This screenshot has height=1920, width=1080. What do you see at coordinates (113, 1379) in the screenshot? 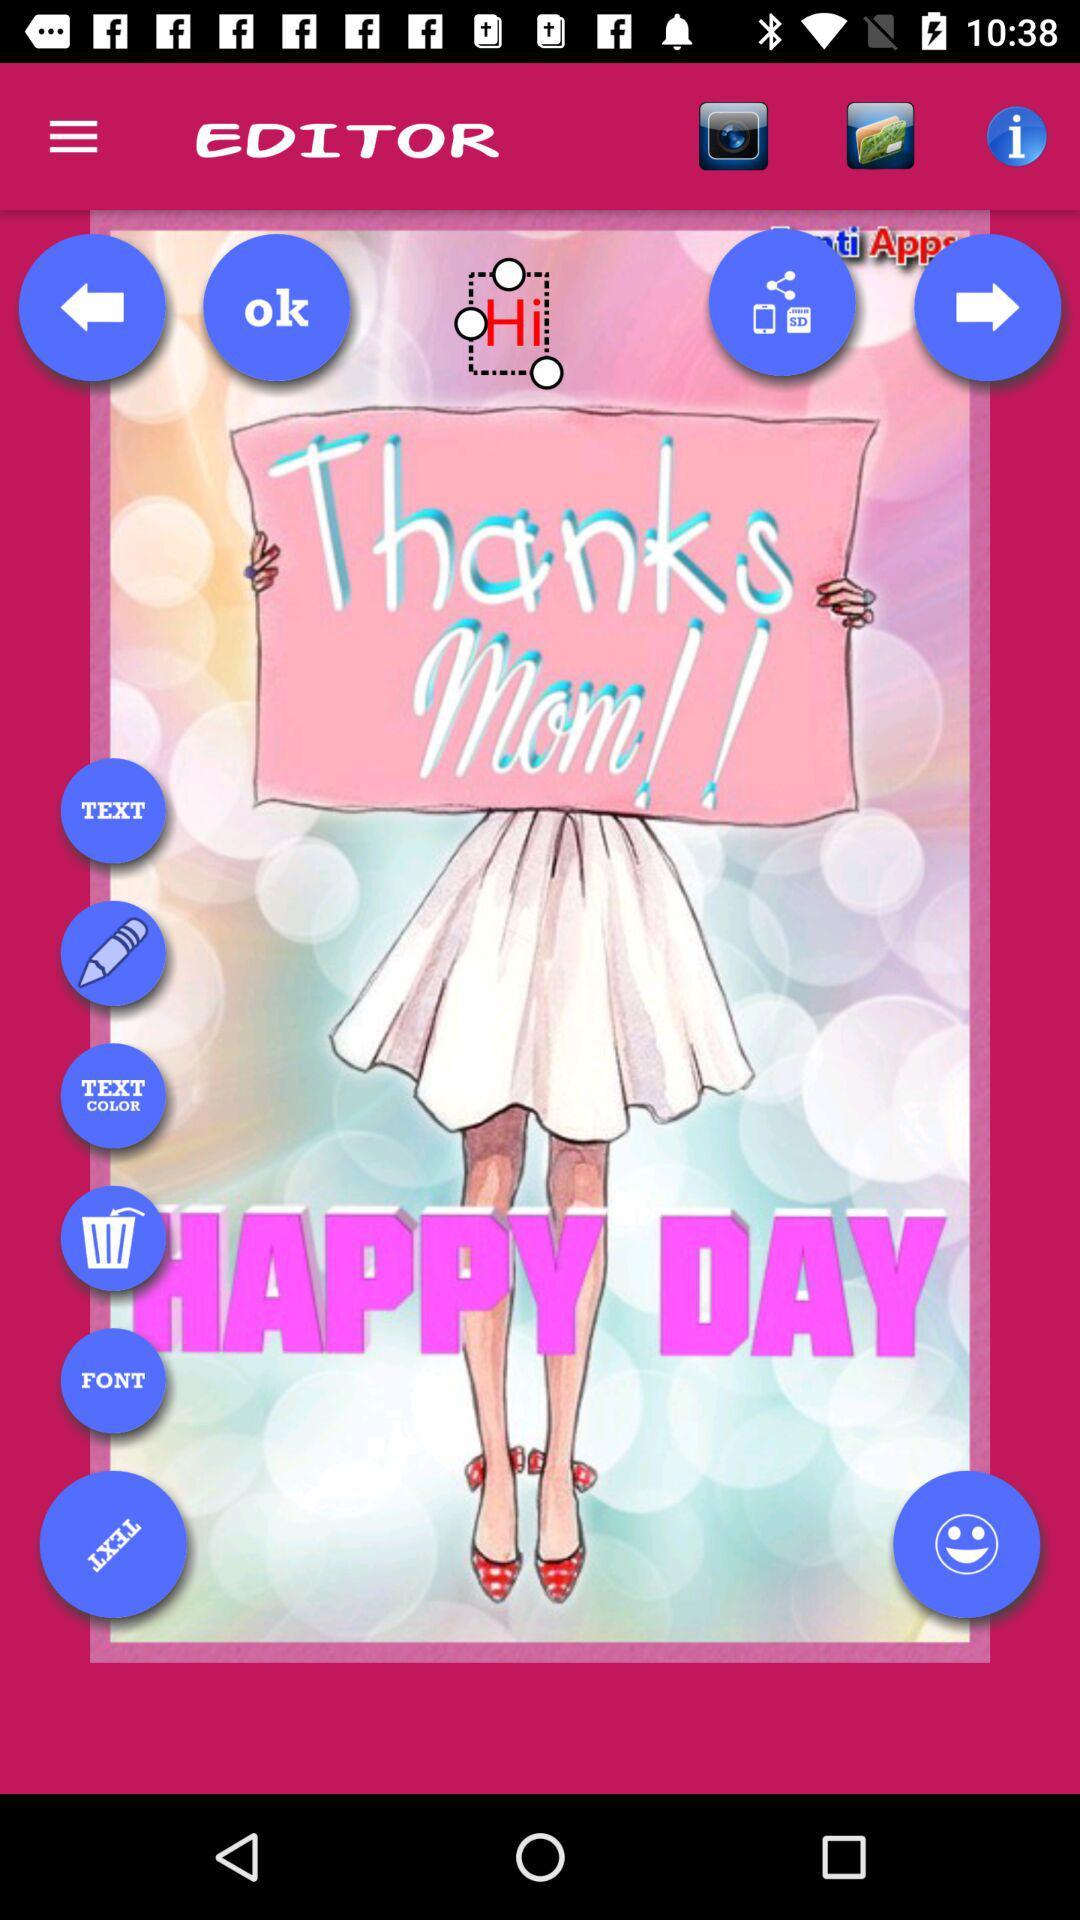
I see `change font` at bounding box center [113, 1379].